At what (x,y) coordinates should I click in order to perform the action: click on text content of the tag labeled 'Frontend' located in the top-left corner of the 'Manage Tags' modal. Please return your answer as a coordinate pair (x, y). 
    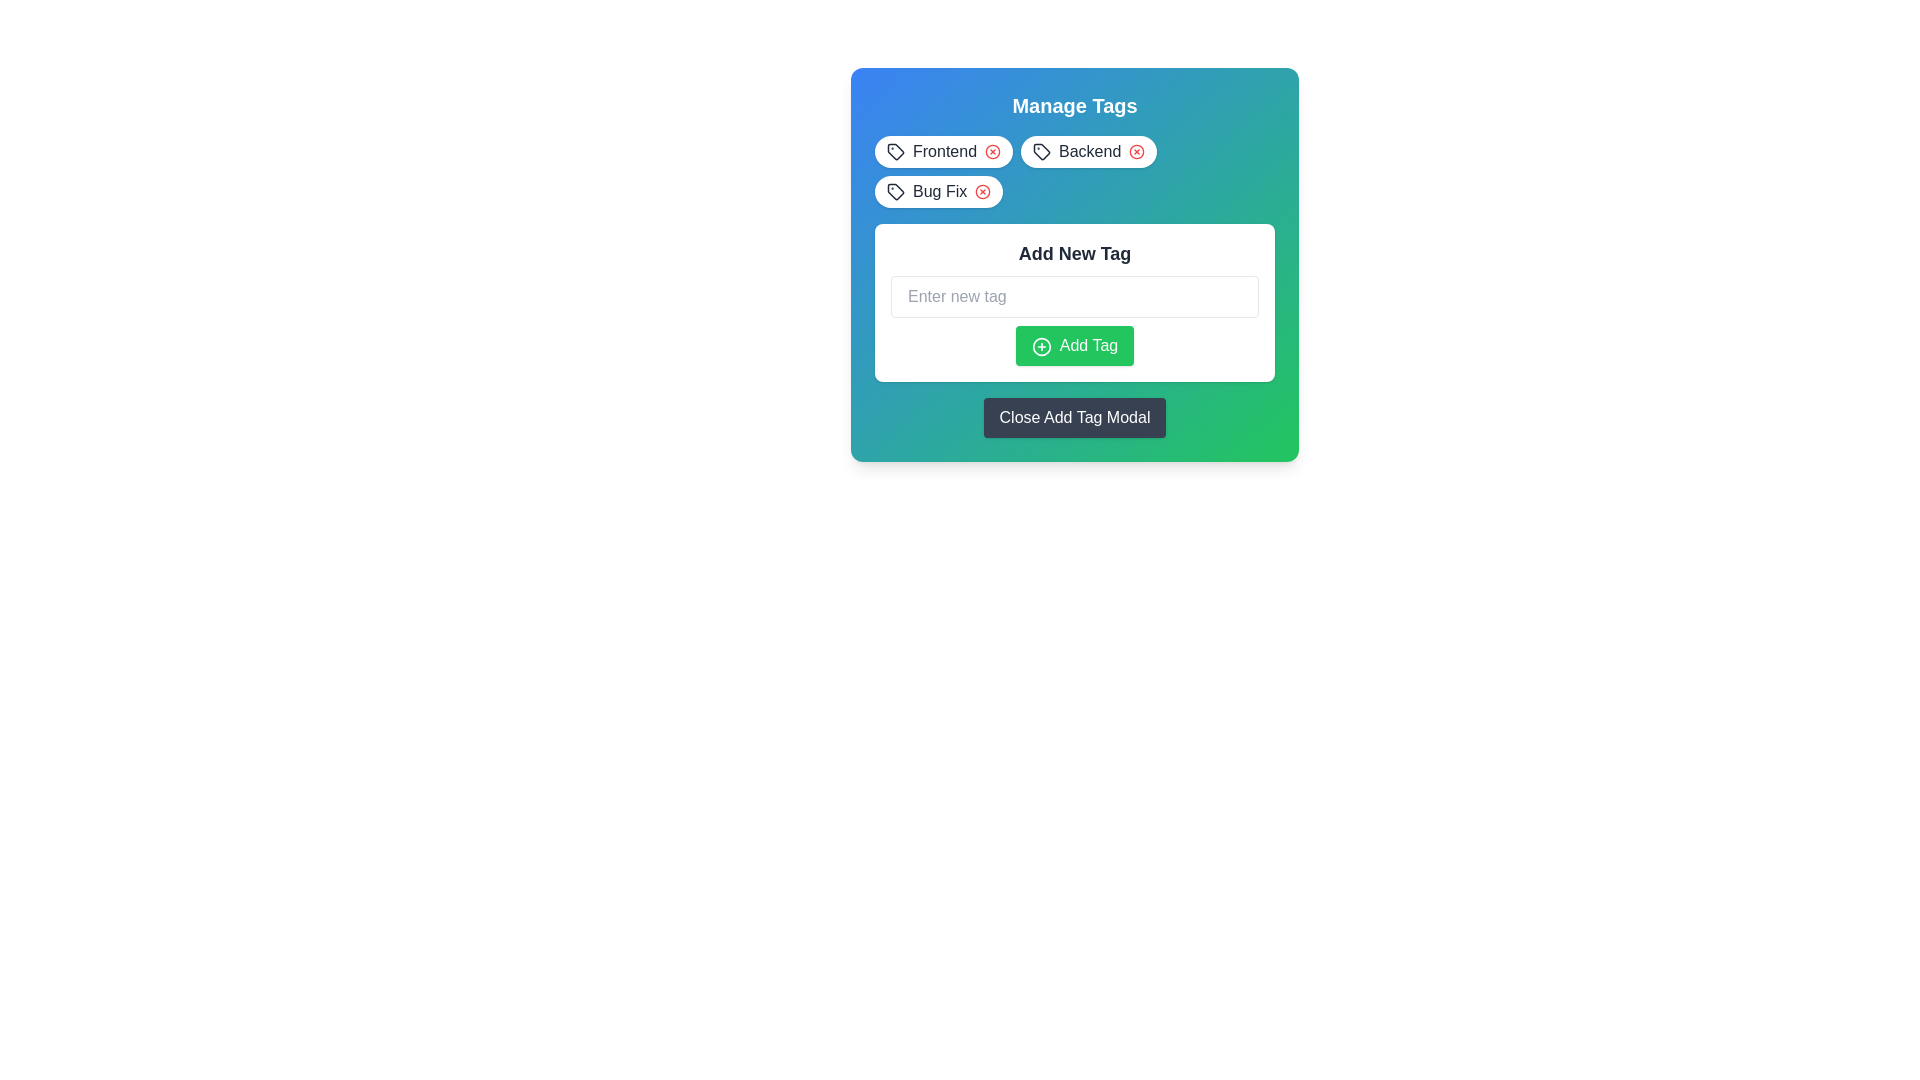
    Looking at the image, I should click on (944, 150).